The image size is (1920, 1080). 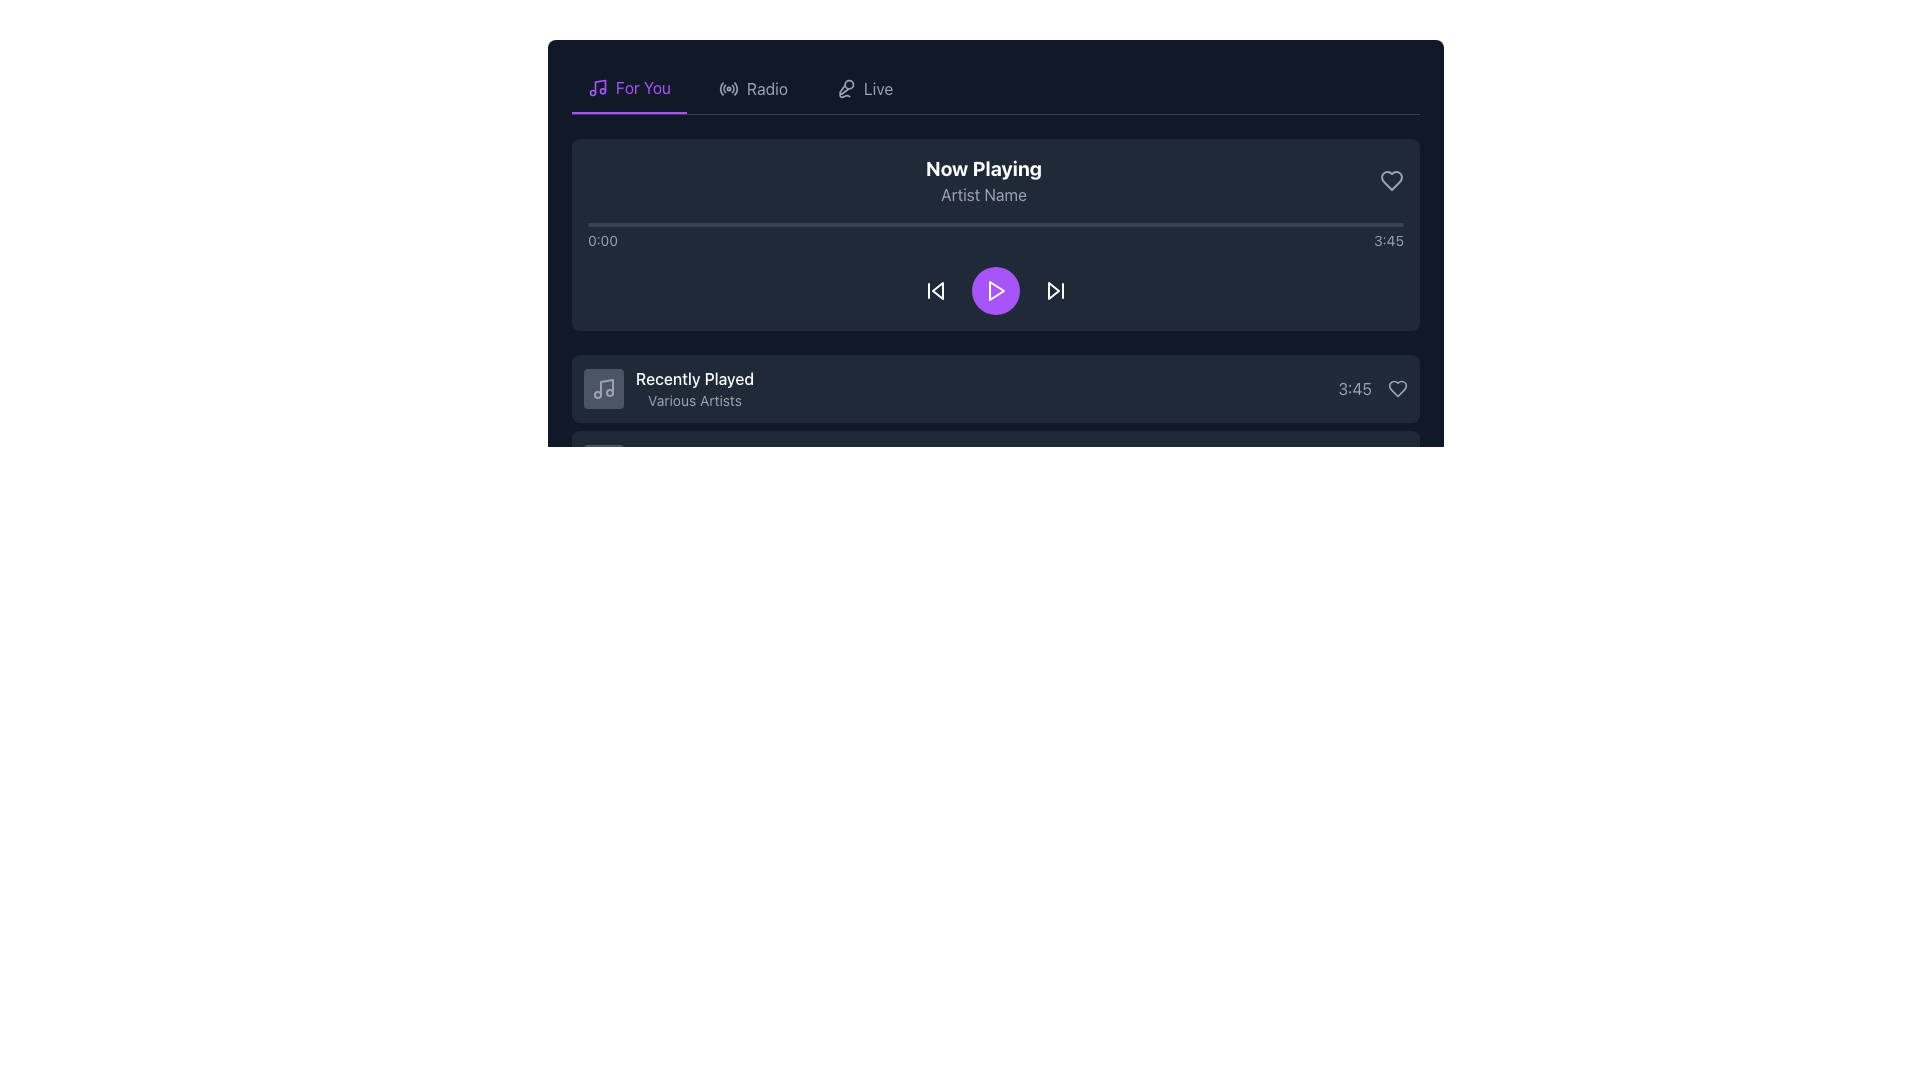 I want to click on the backward skip icon button, which is a lightweight SVG graphic styled in white, located to the left of the purple play button in the media player interface, so click(x=935, y=290).